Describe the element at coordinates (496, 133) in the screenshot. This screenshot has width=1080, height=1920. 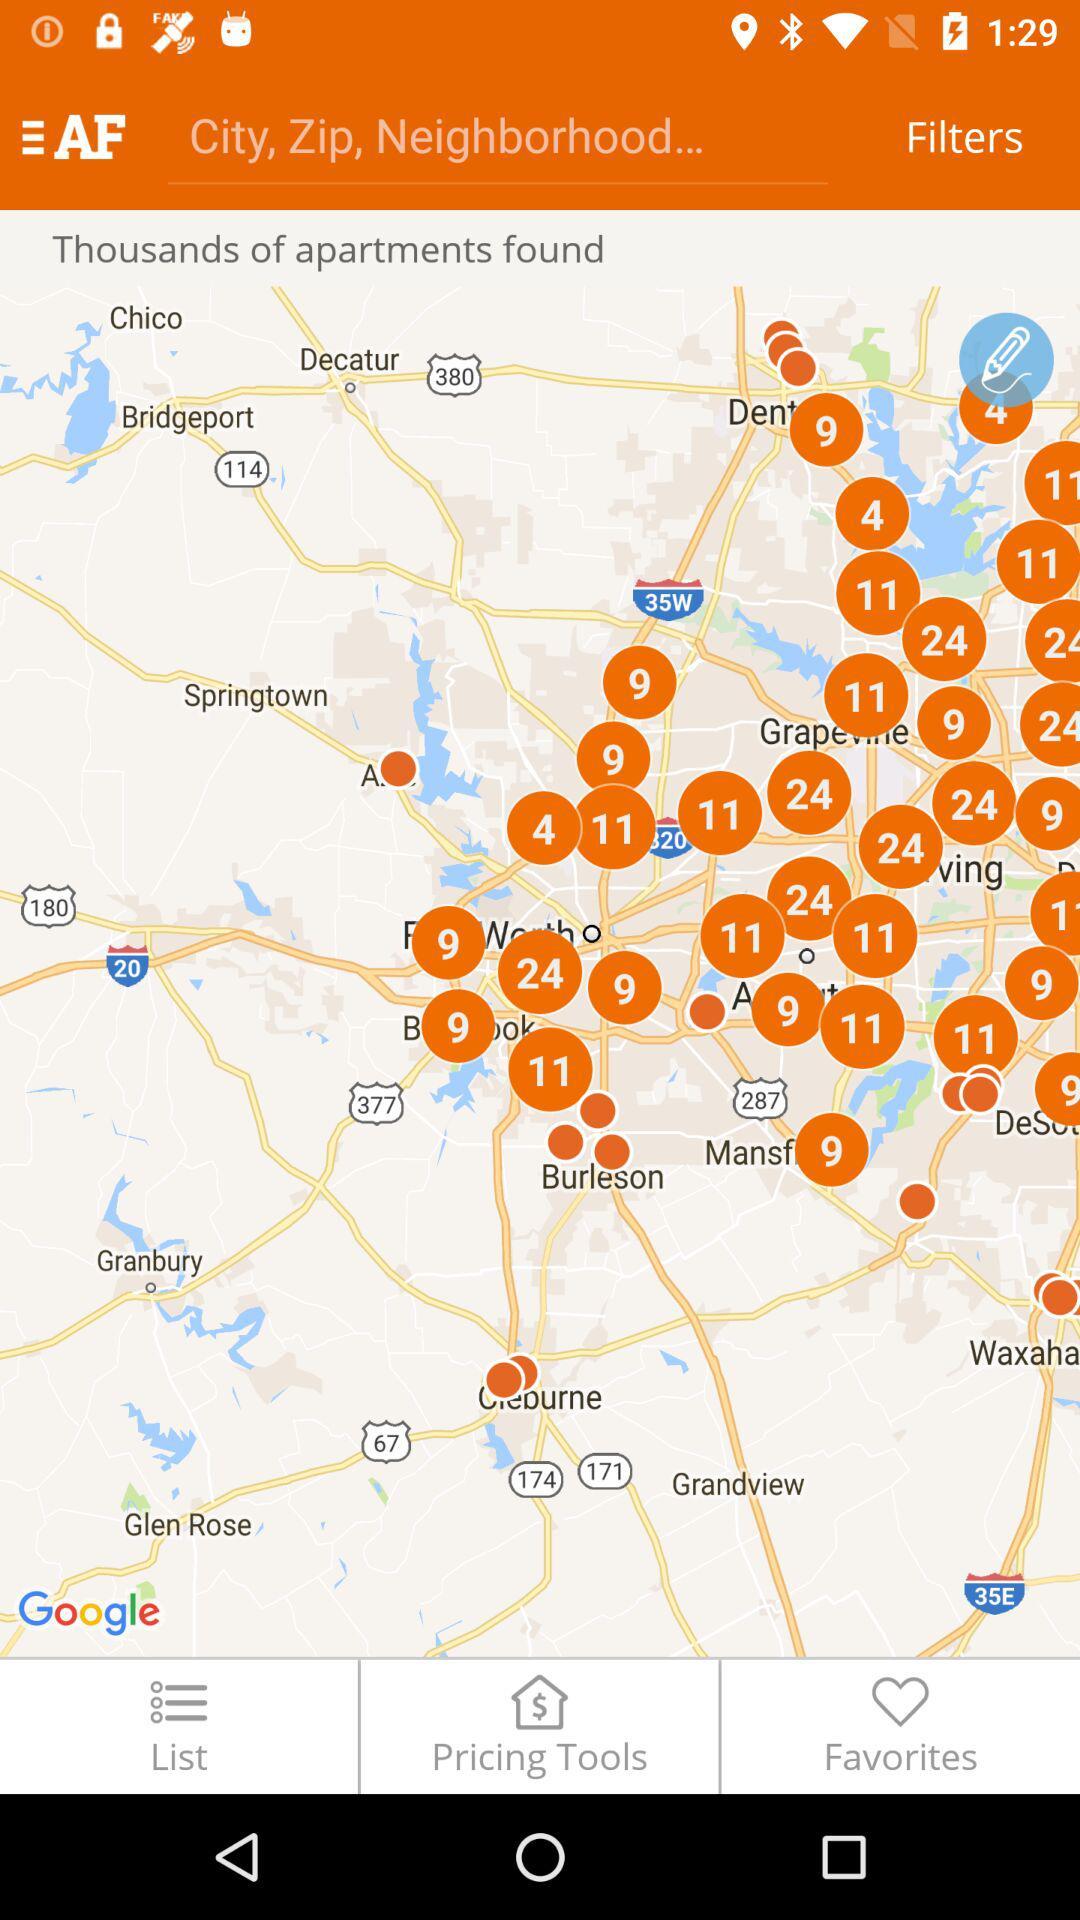
I see `search` at that location.